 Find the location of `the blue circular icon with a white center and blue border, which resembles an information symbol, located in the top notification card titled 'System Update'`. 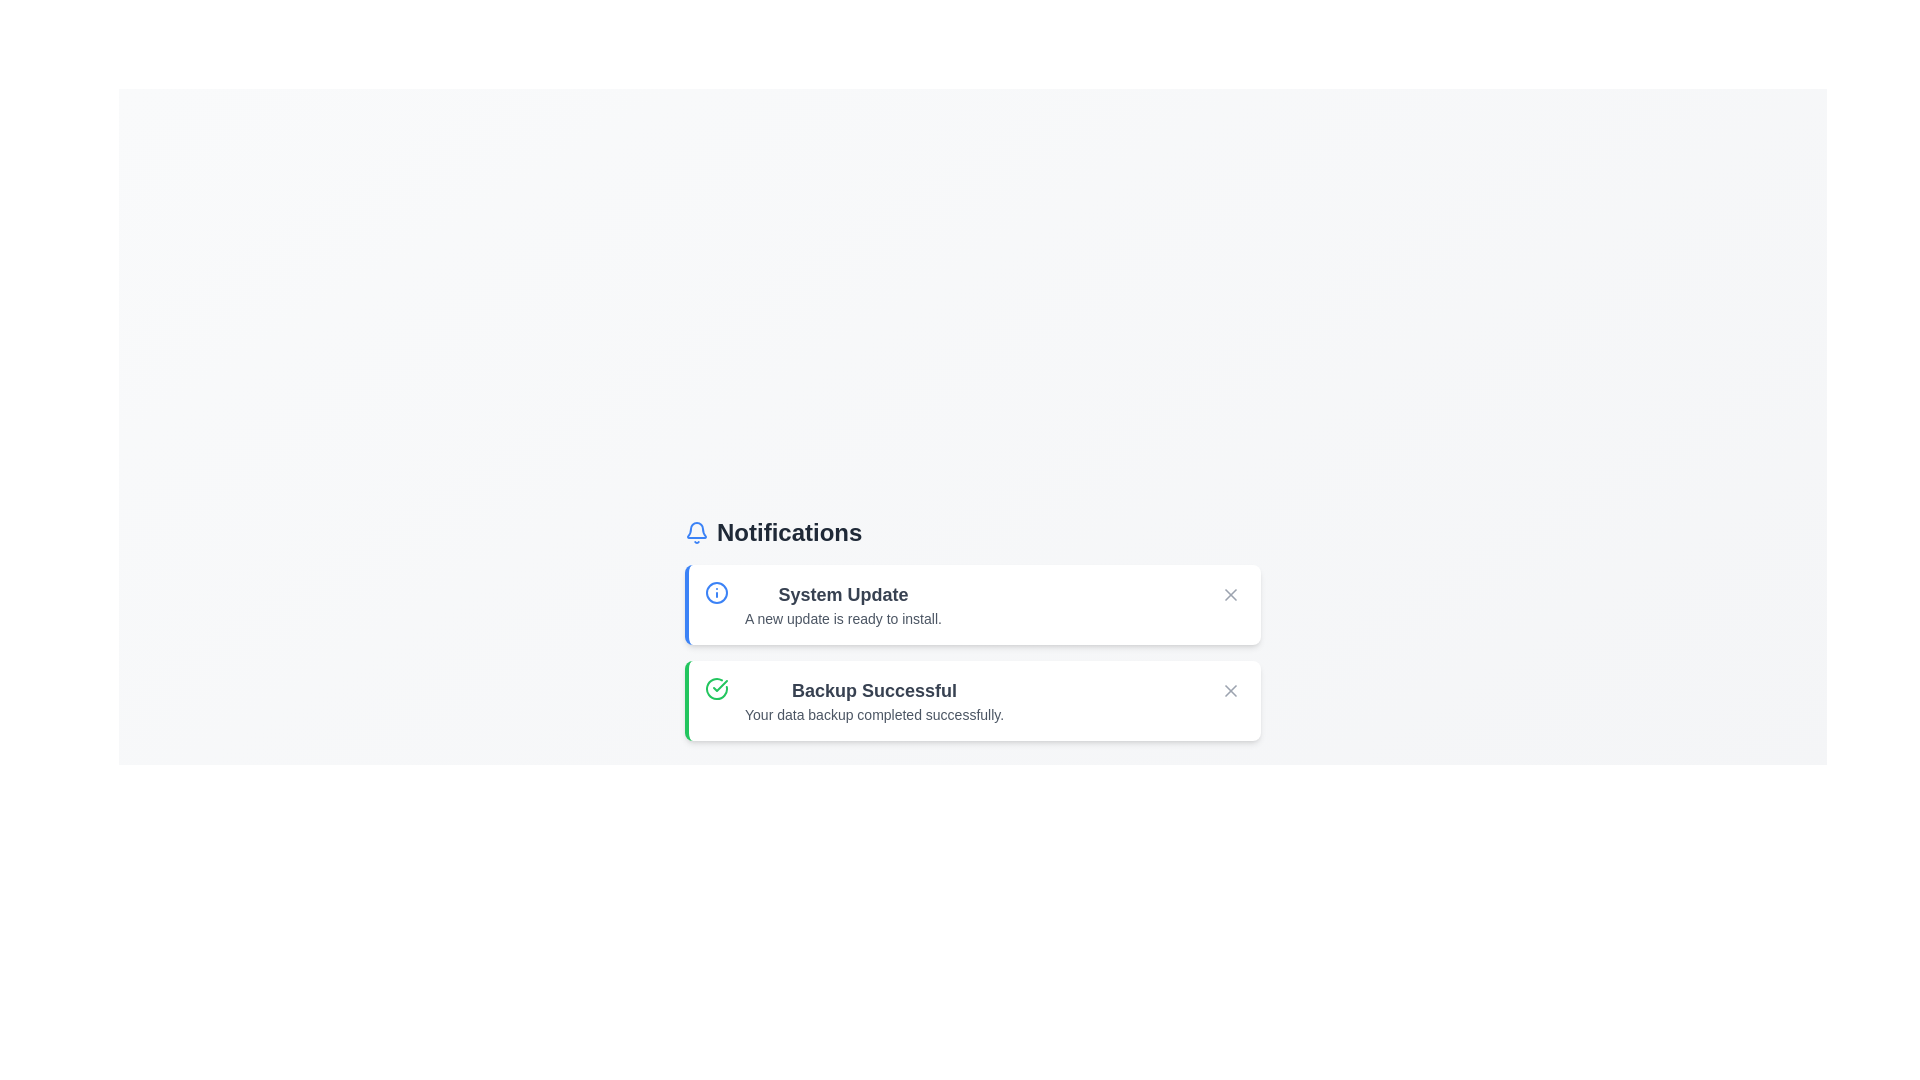

the blue circular icon with a white center and blue border, which resembles an information symbol, located in the top notification card titled 'System Update' is located at coordinates (716, 592).